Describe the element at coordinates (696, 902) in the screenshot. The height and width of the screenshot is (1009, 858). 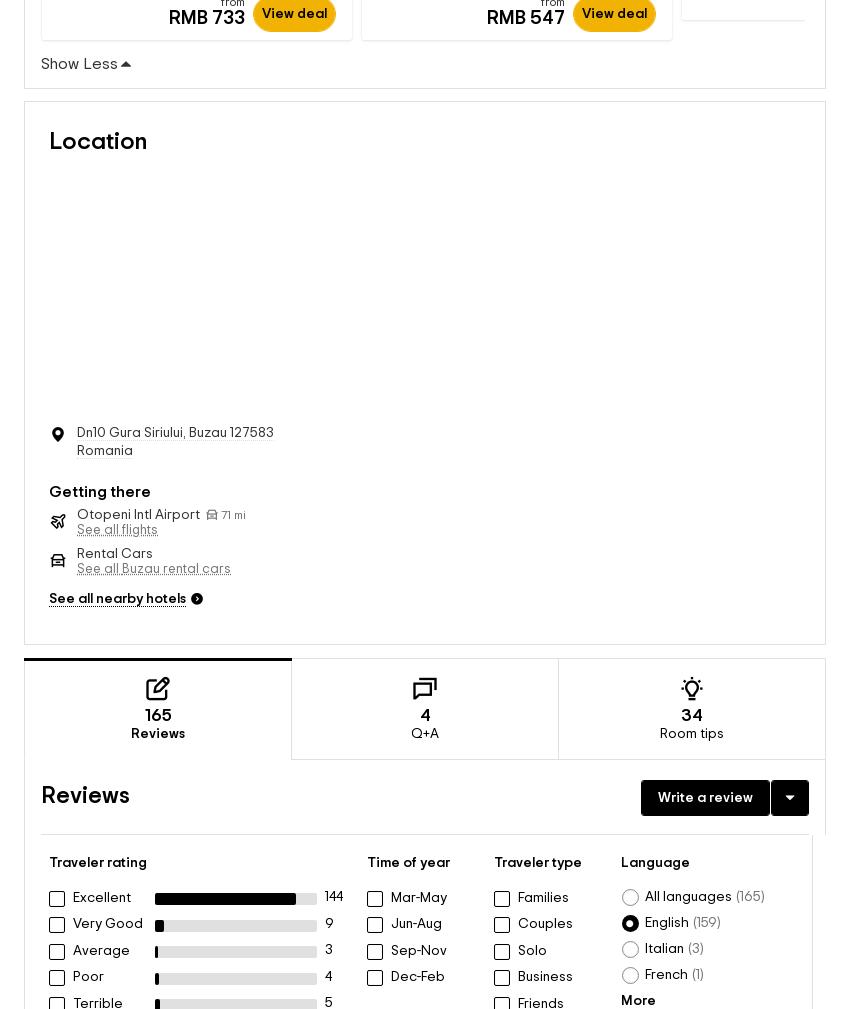
I see `'159'` at that location.